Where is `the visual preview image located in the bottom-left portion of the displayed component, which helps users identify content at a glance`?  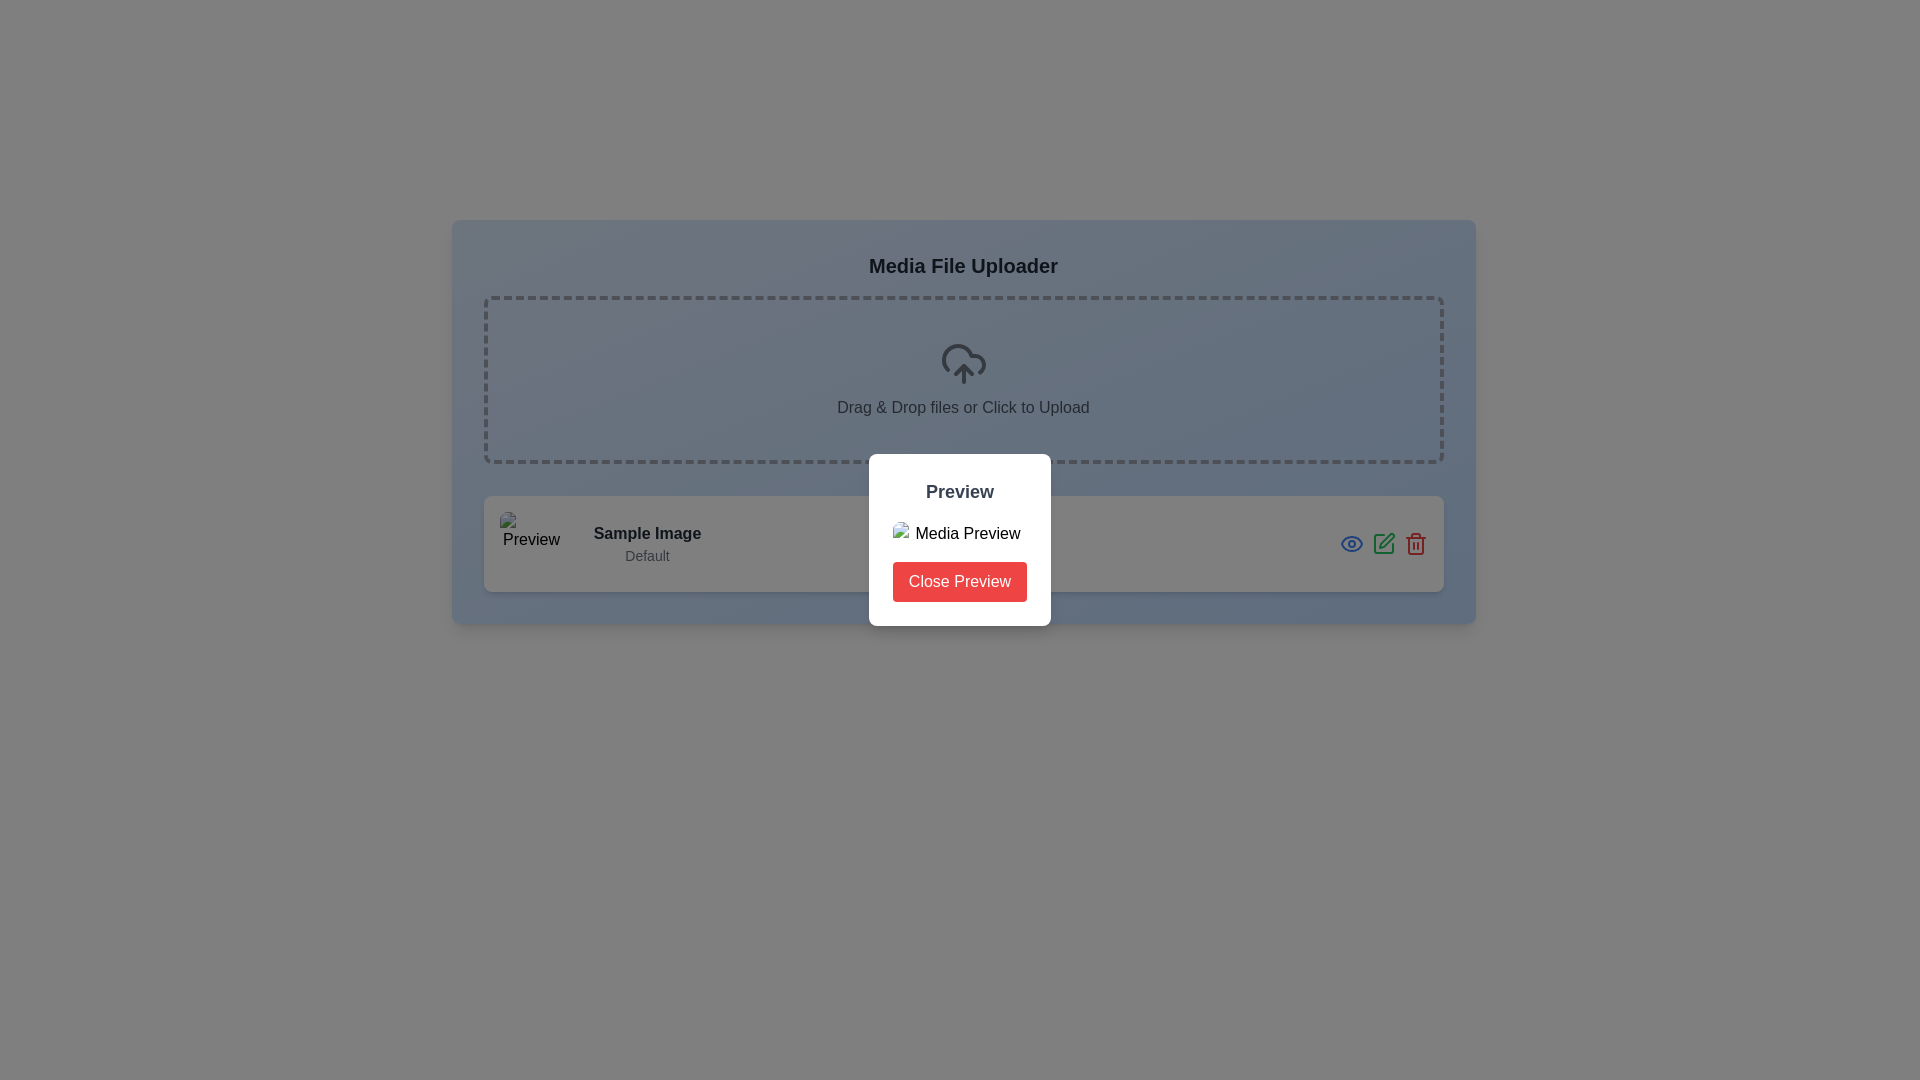
the visual preview image located in the bottom-left portion of the displayed component, which helps users identify content at a glance is located at coordinates (531, 543).